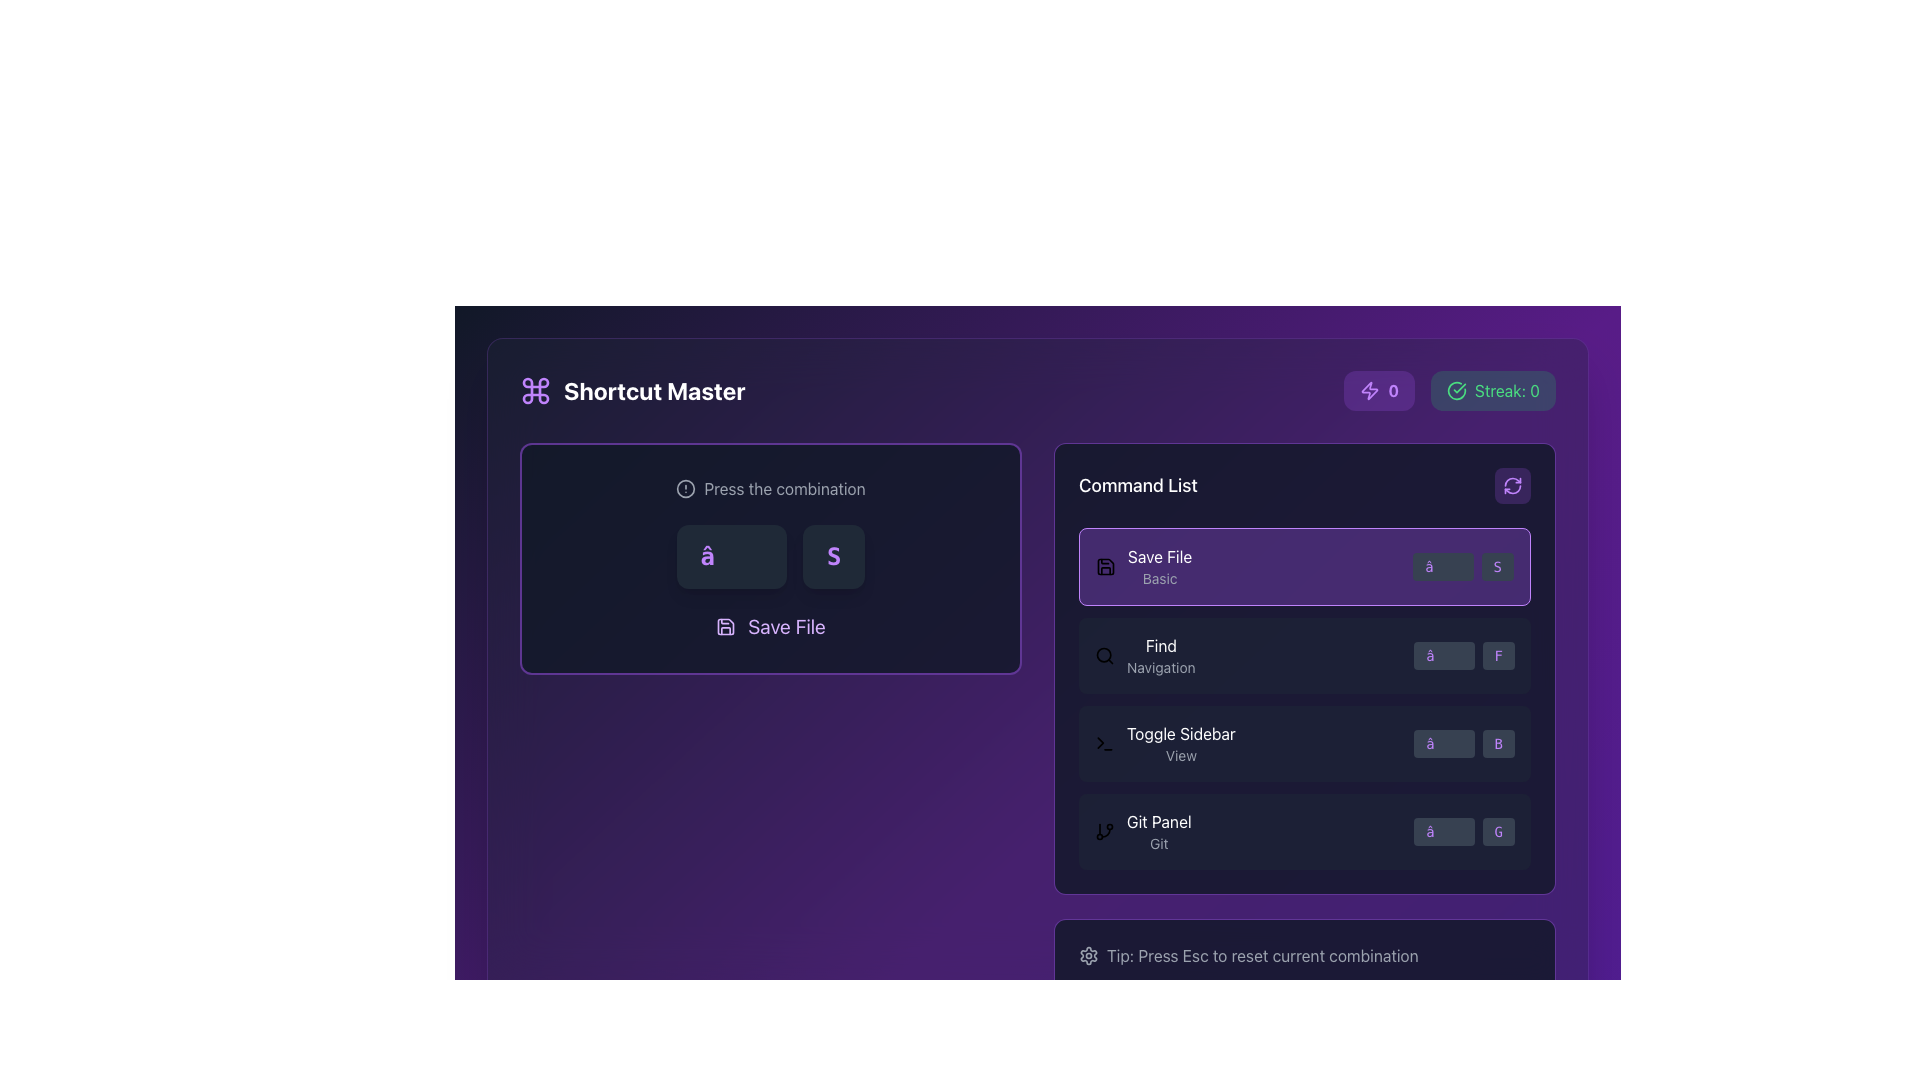 This screenshot has width=1920, height=1080. What do you see at coordinates (1261, 955) in the screenshot?
I see `the informational text displaying 'Tip: Press Esc to reset current combination', which is styled in light gray and located at the bottom of the interface adjacent to an icon` at bounding box center [1261, 955].